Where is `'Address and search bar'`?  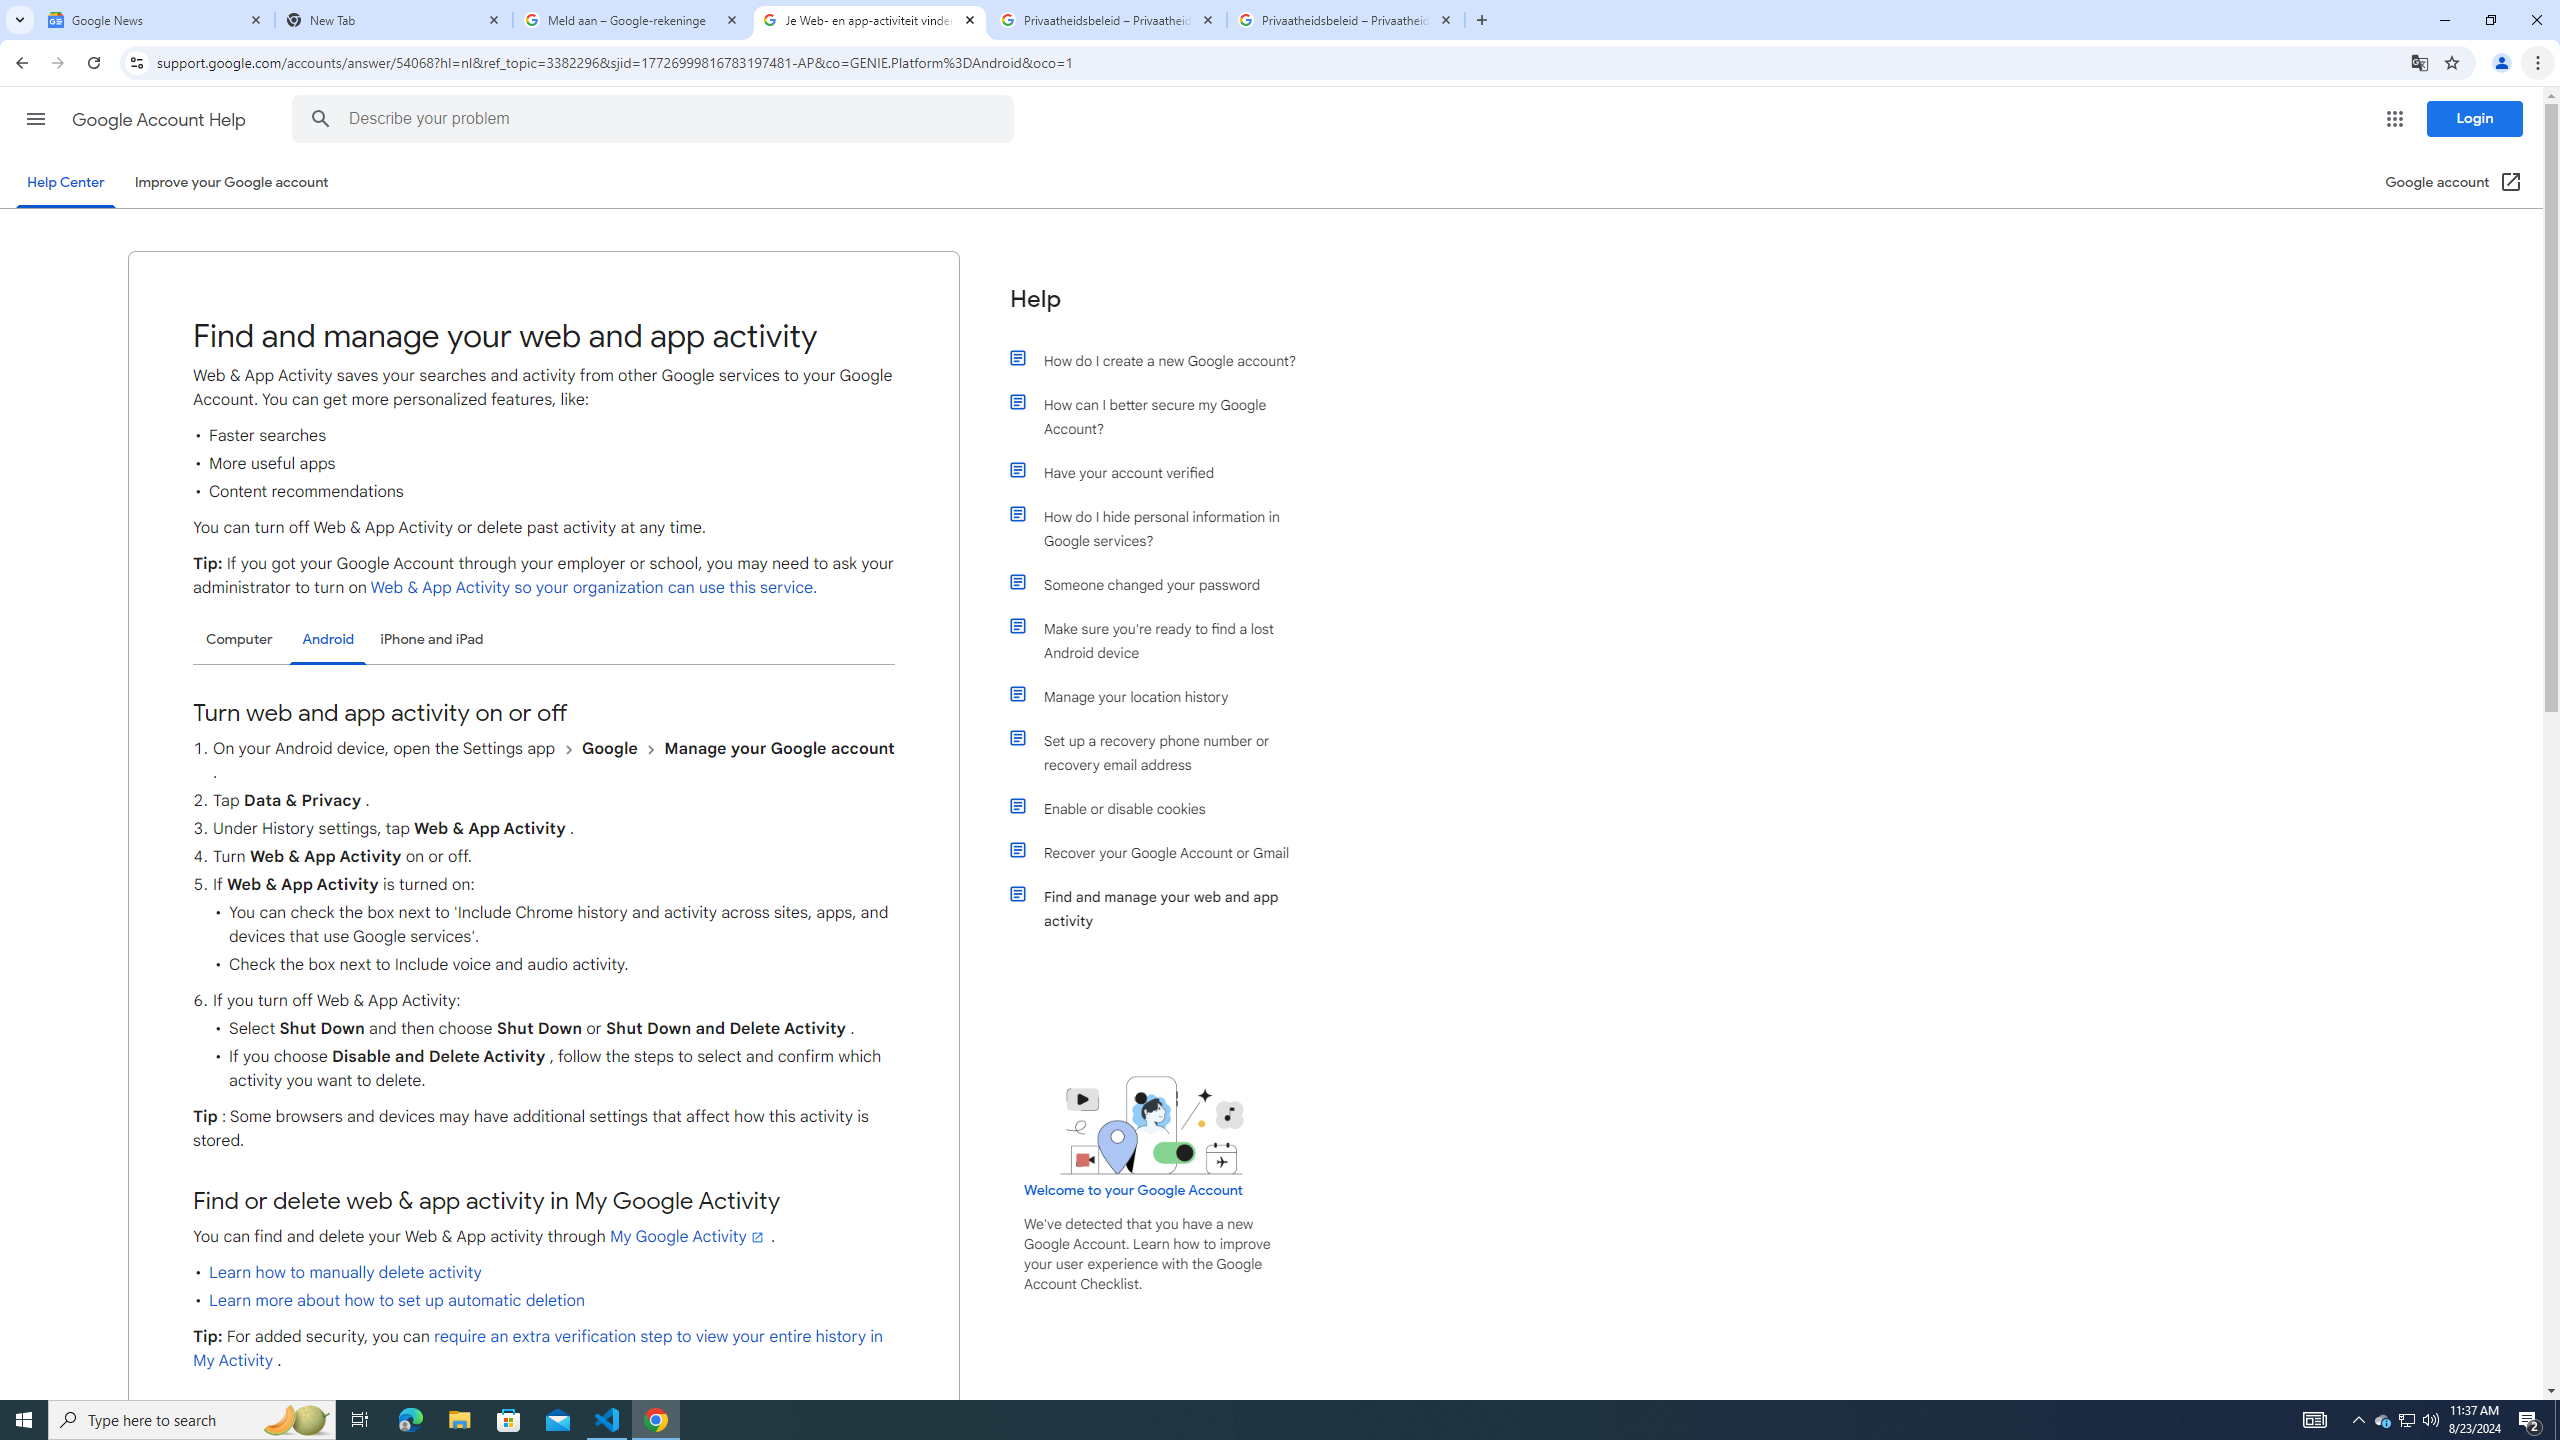 'Address and search bar' is located at coordinates (1277, 61).